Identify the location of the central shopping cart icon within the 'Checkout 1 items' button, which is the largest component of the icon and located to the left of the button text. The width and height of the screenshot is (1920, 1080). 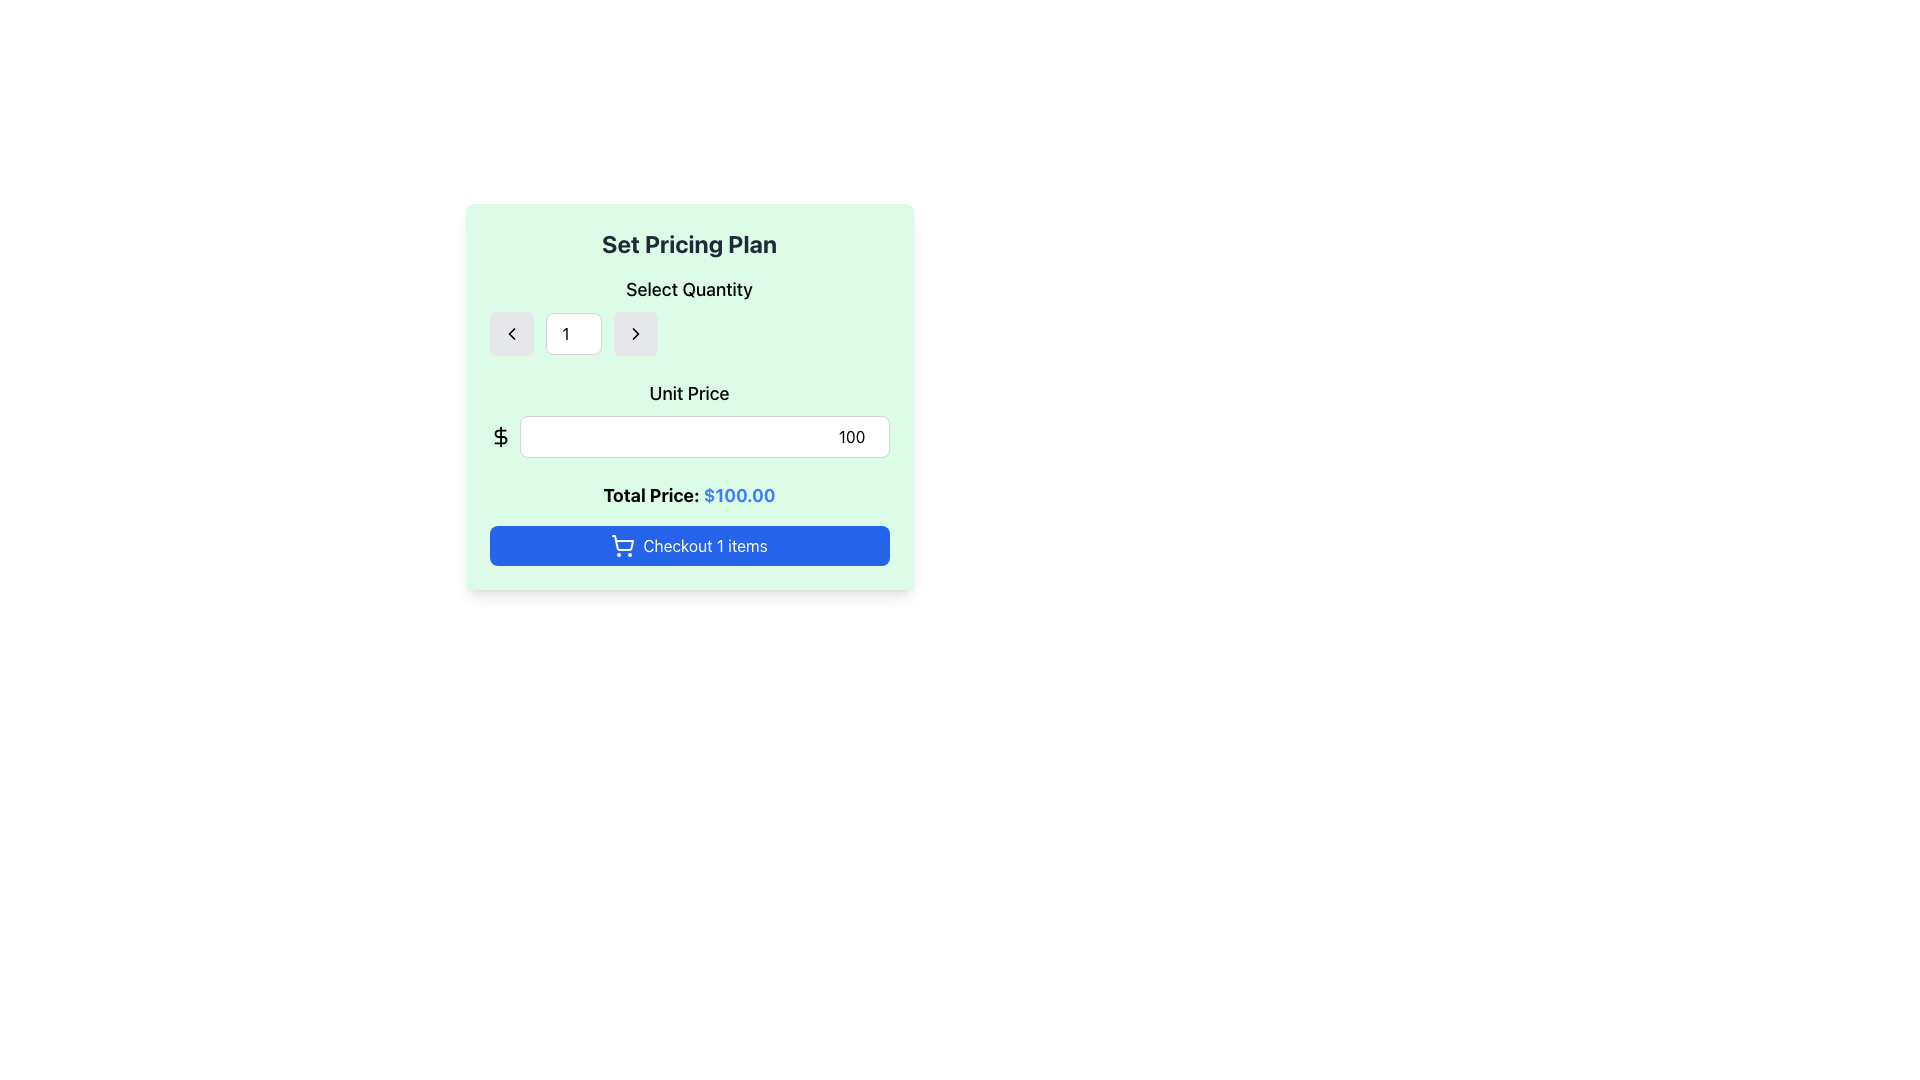
(622, 543).